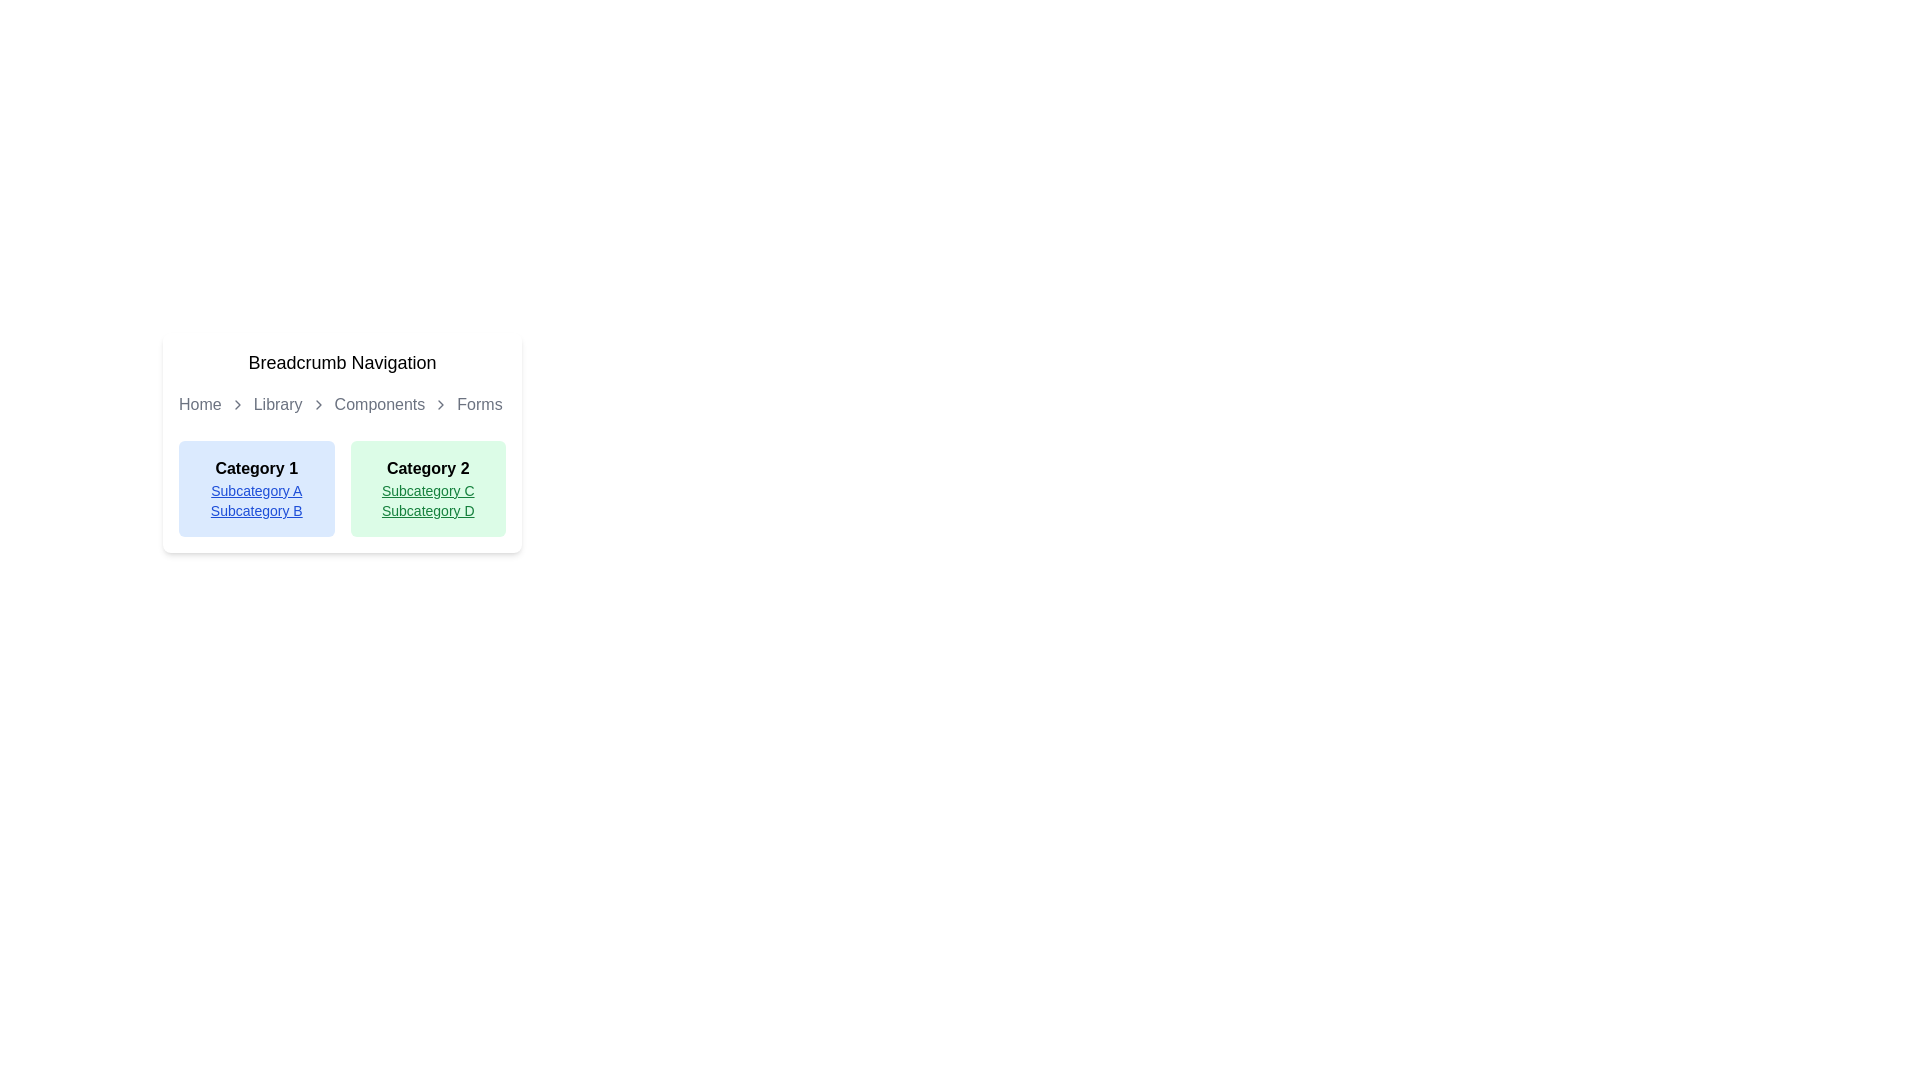 Image resolution: width=1920 pixels, height=1080 pixels. Describe the element at coordinates (480, 405) in the screenshot. I see `the fifth clickable text link in the breadcrumb navigation, which navigates to the 'Forms' section, to trigger the hover effect that changes its color to blue` at that location.